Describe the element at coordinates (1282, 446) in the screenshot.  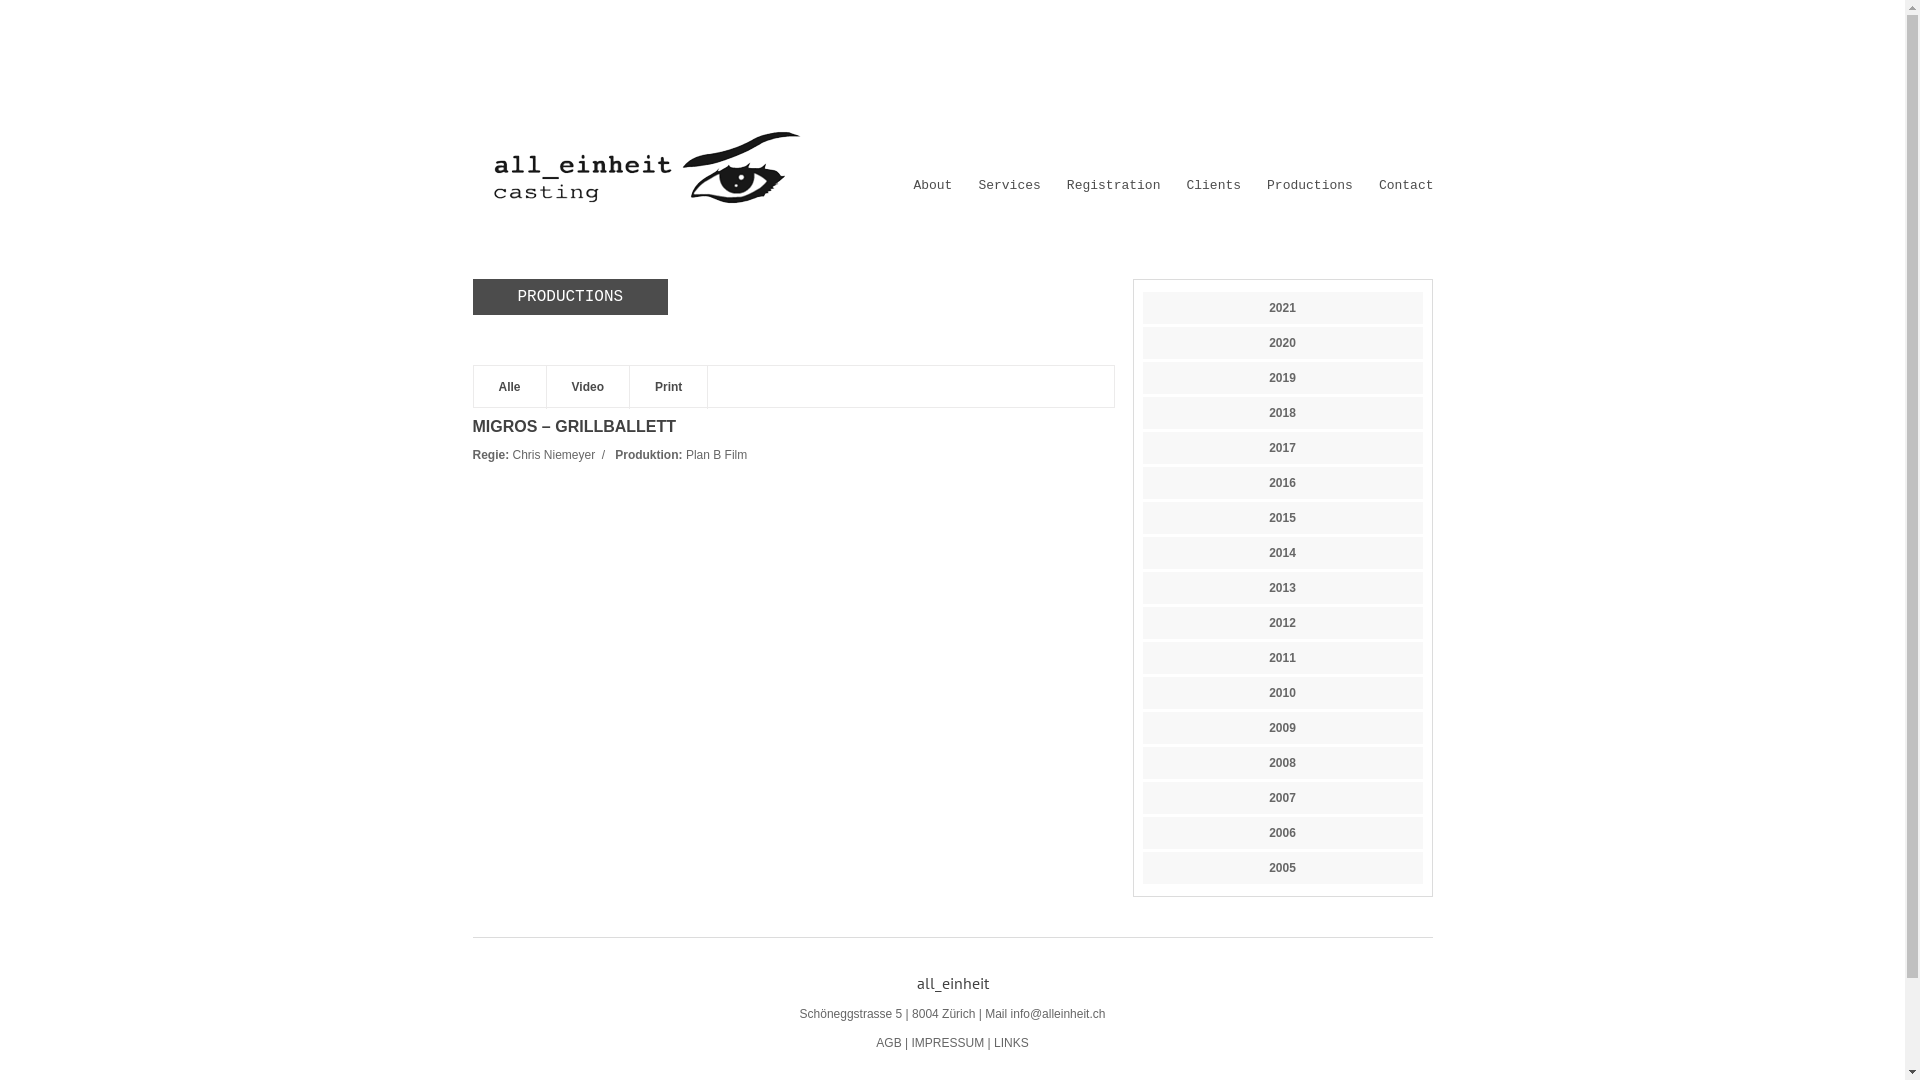
I see `'2017'` at that location.